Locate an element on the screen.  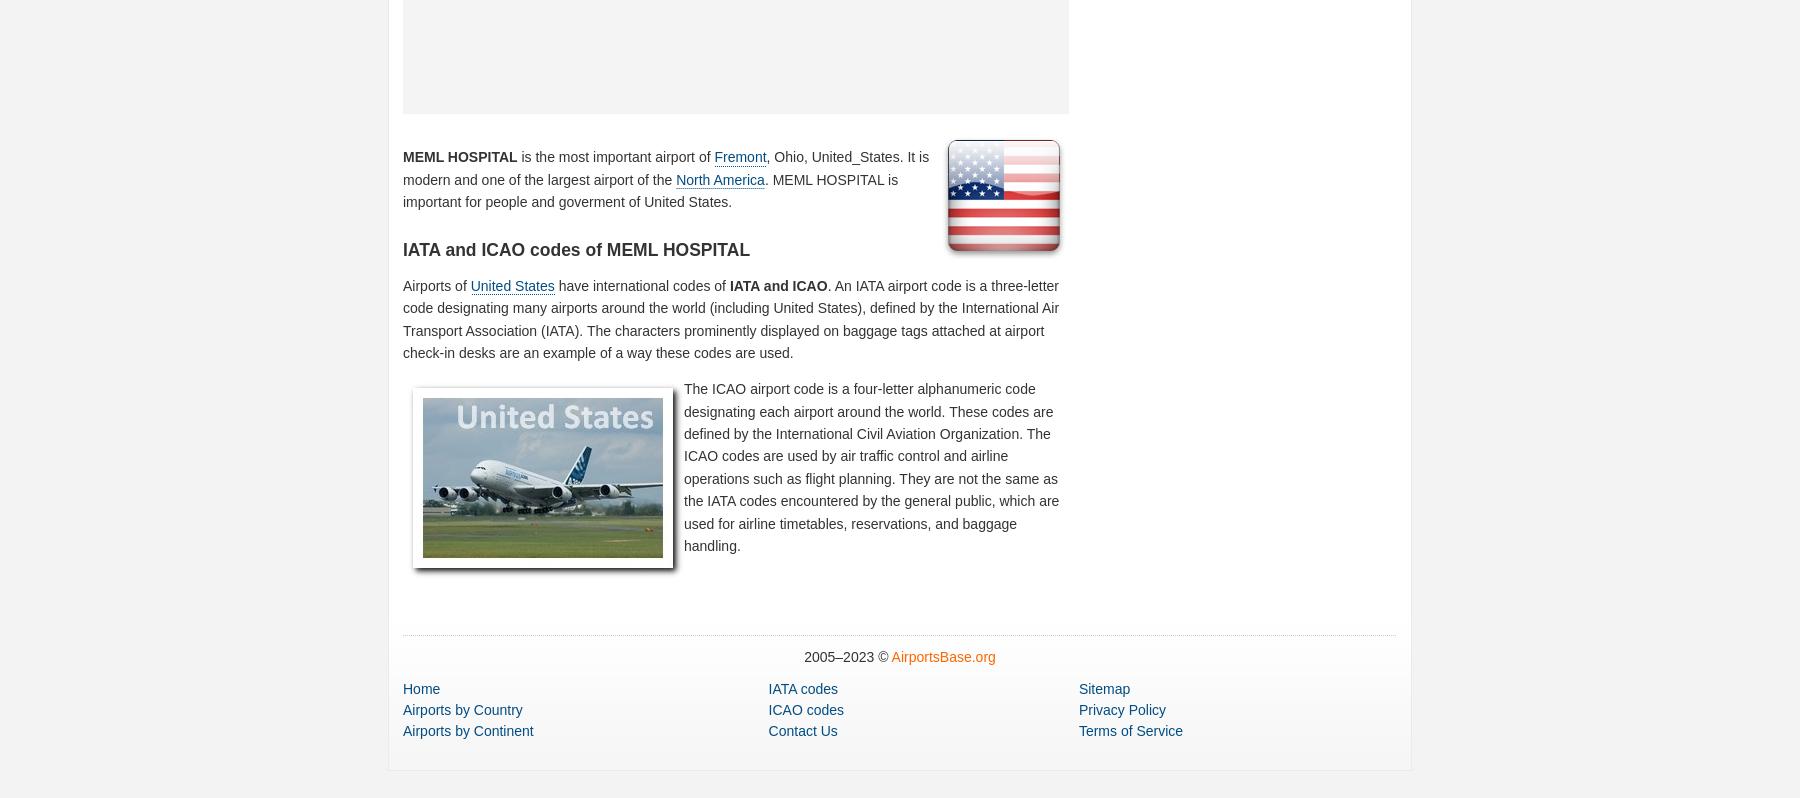
'.
An IATA airport code is a three-letter code designating many airports around the world (including United States),
defined by the International Air Transport Association (IATA). The characters prominently displayed on baggage
tags attached at airport check-in desks are an example of a way these codes are used.' is located at coordinates (729, 318).